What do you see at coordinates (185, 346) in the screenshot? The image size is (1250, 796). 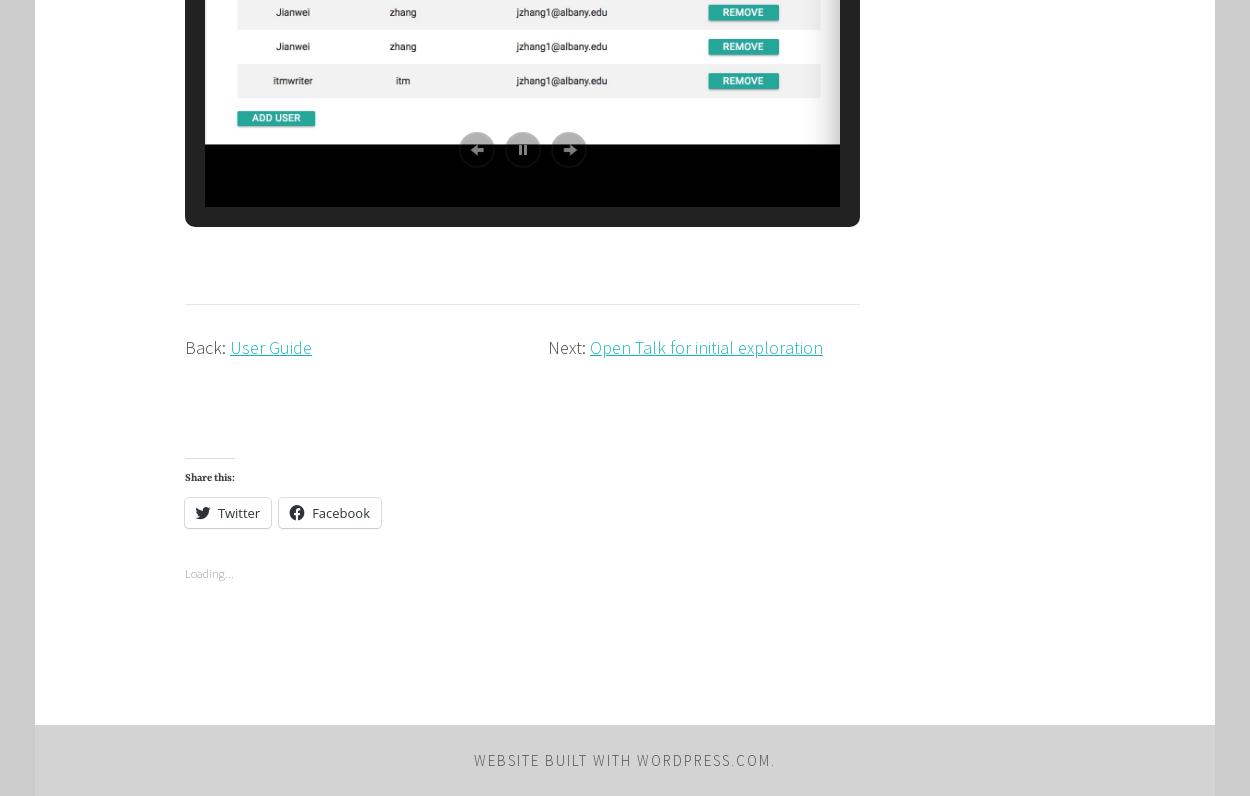 I see `'Back:'` at bounding box center [185, 346].